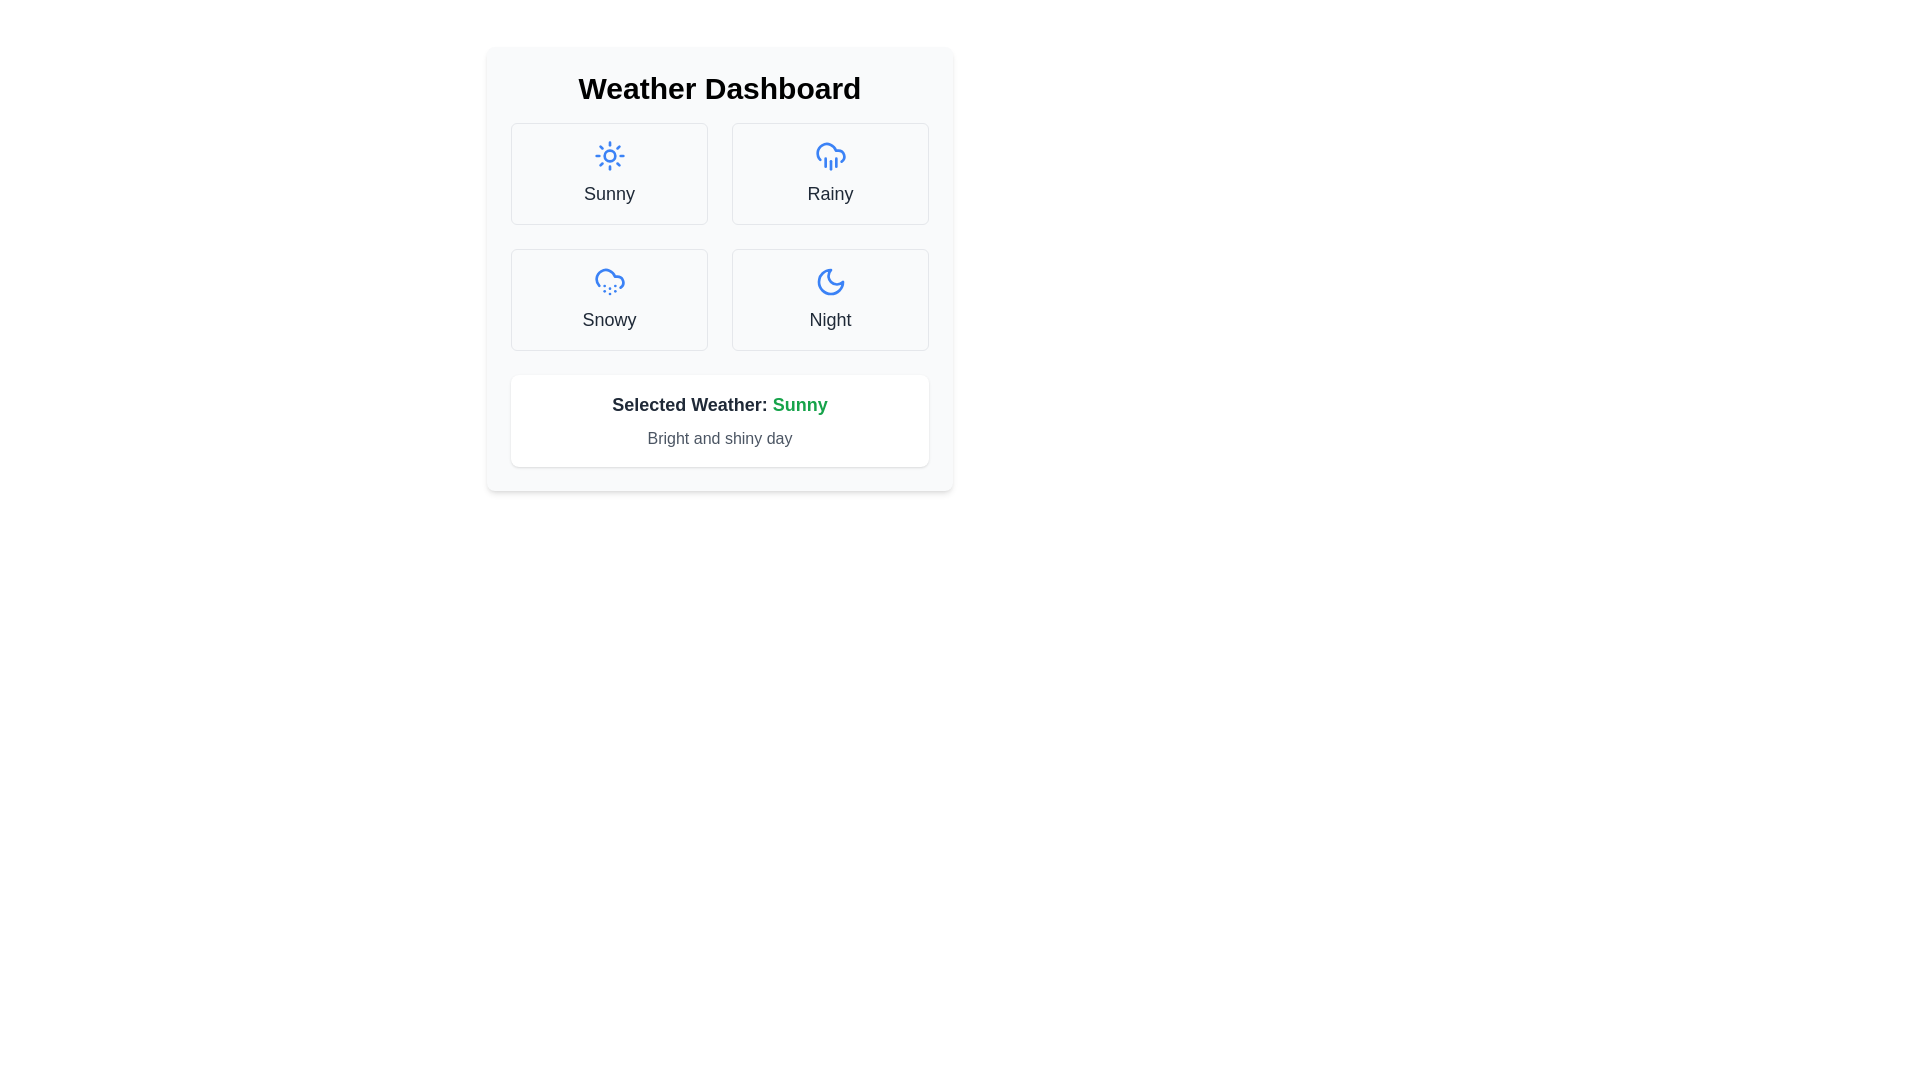 This screenshot has width=1920, height=1080. What do you see at coordinates (608, 154) in the screenshot?
I see `the SVG sun icon located in the top-left corner of the weather dashboard, which is styled in blue with rays indicating sunlight` at bounding box center [608, 154].